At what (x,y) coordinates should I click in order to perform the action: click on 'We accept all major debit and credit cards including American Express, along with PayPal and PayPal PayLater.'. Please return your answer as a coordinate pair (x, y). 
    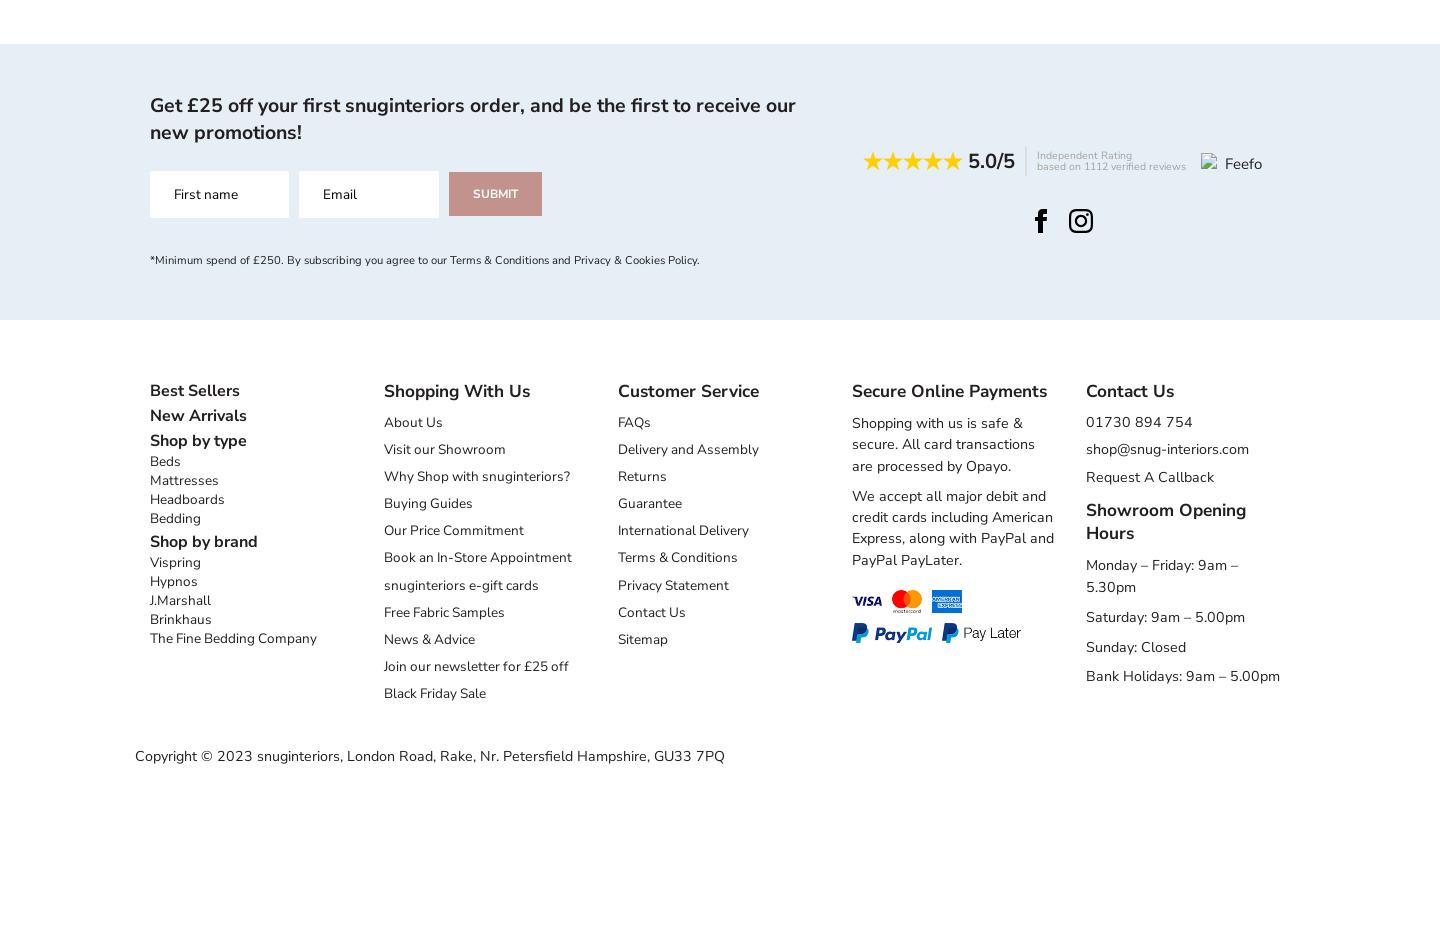
    Looking at the image, I should click on (851, 526).